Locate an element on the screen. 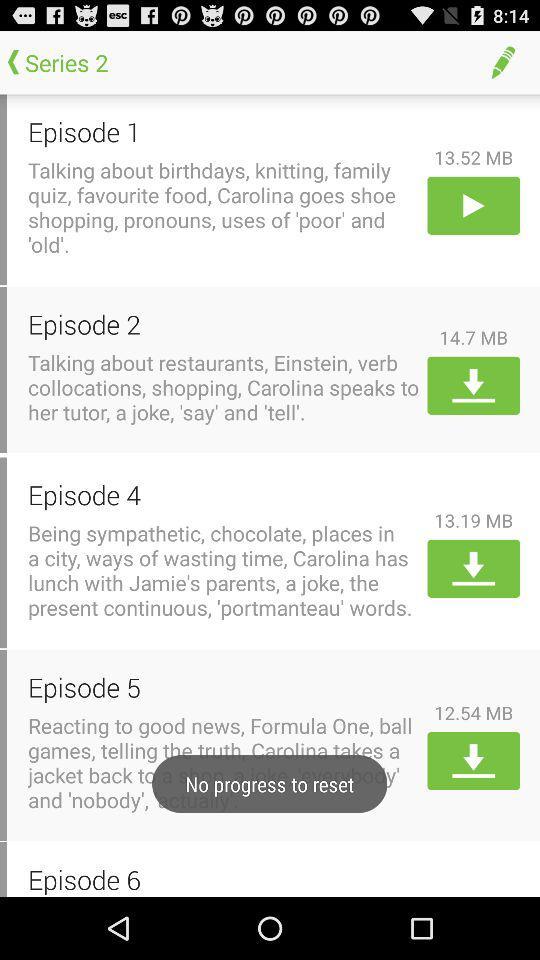 The width and height of the screenshot is (540, 960). the icon to the left of 14.7 mb icon is located at coordinates (223, 324).